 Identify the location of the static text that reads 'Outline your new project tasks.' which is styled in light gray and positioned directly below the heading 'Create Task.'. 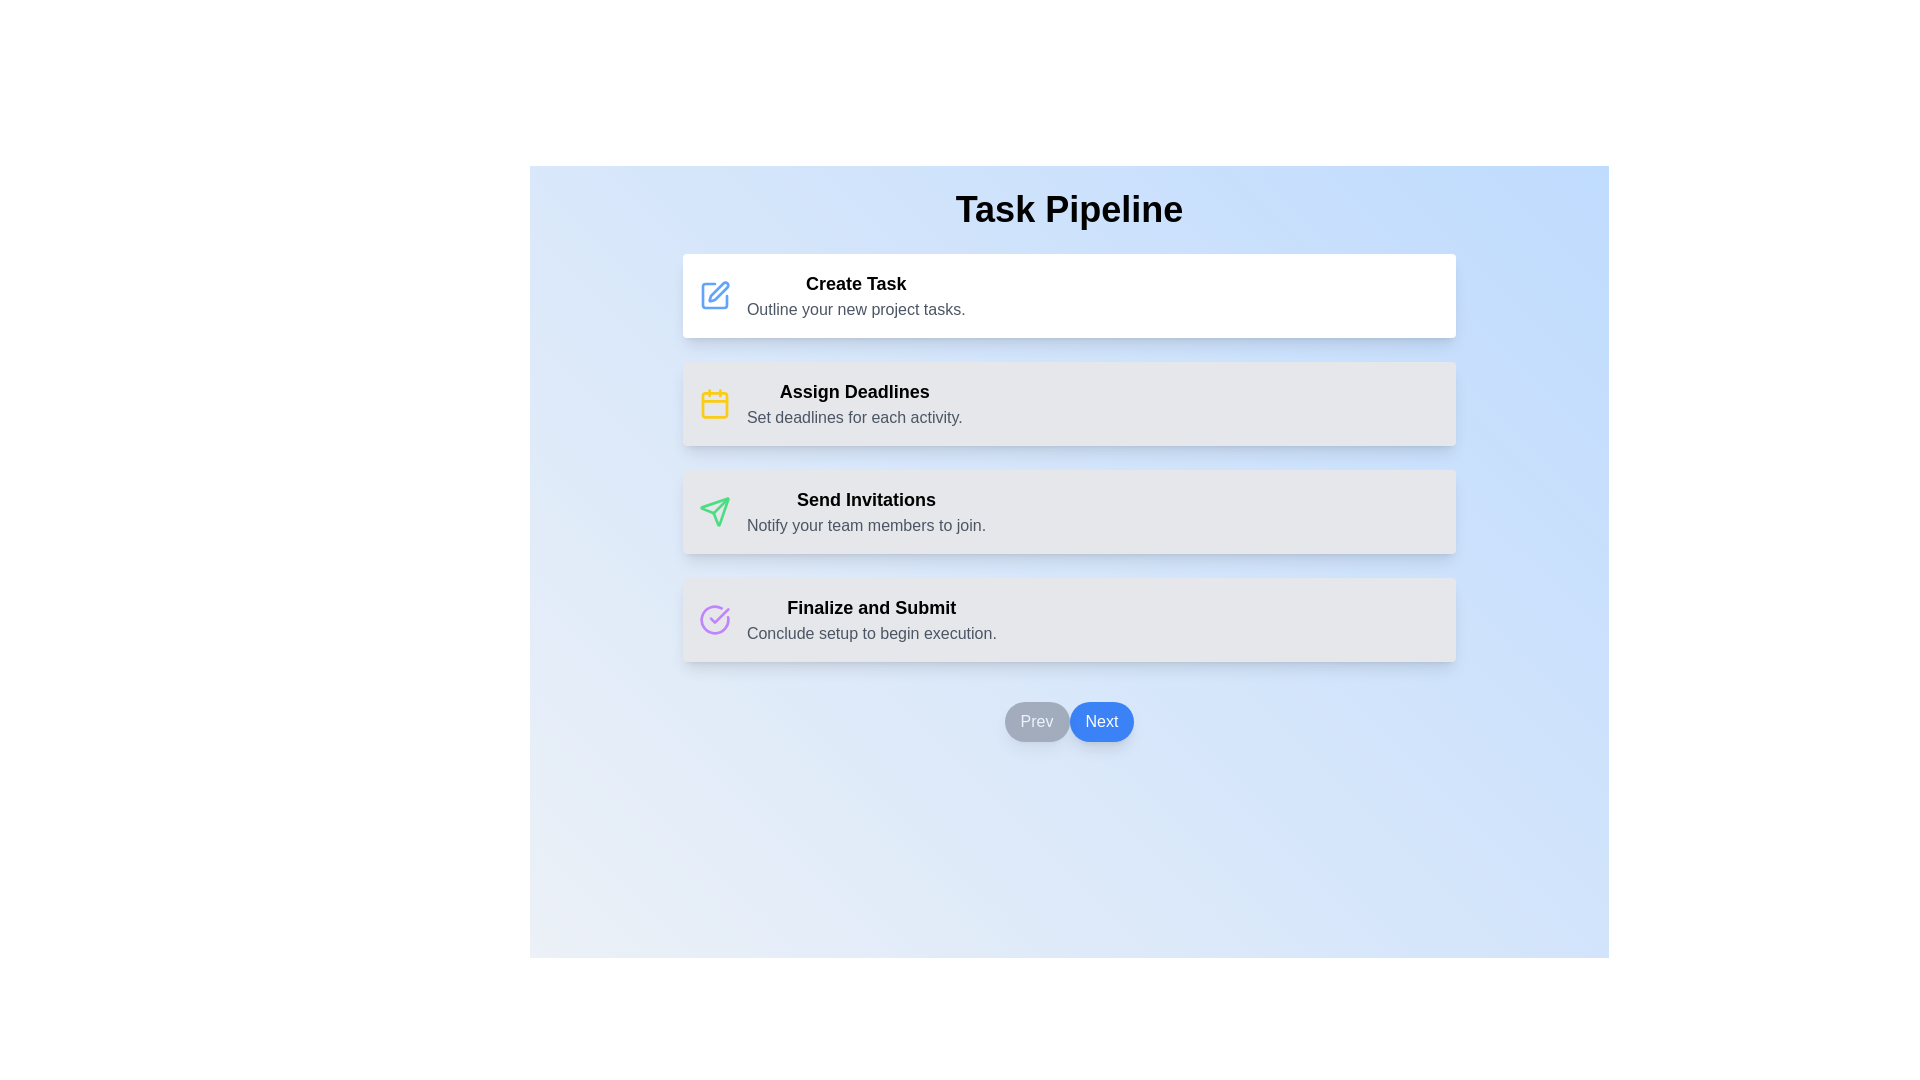
(856, 309).